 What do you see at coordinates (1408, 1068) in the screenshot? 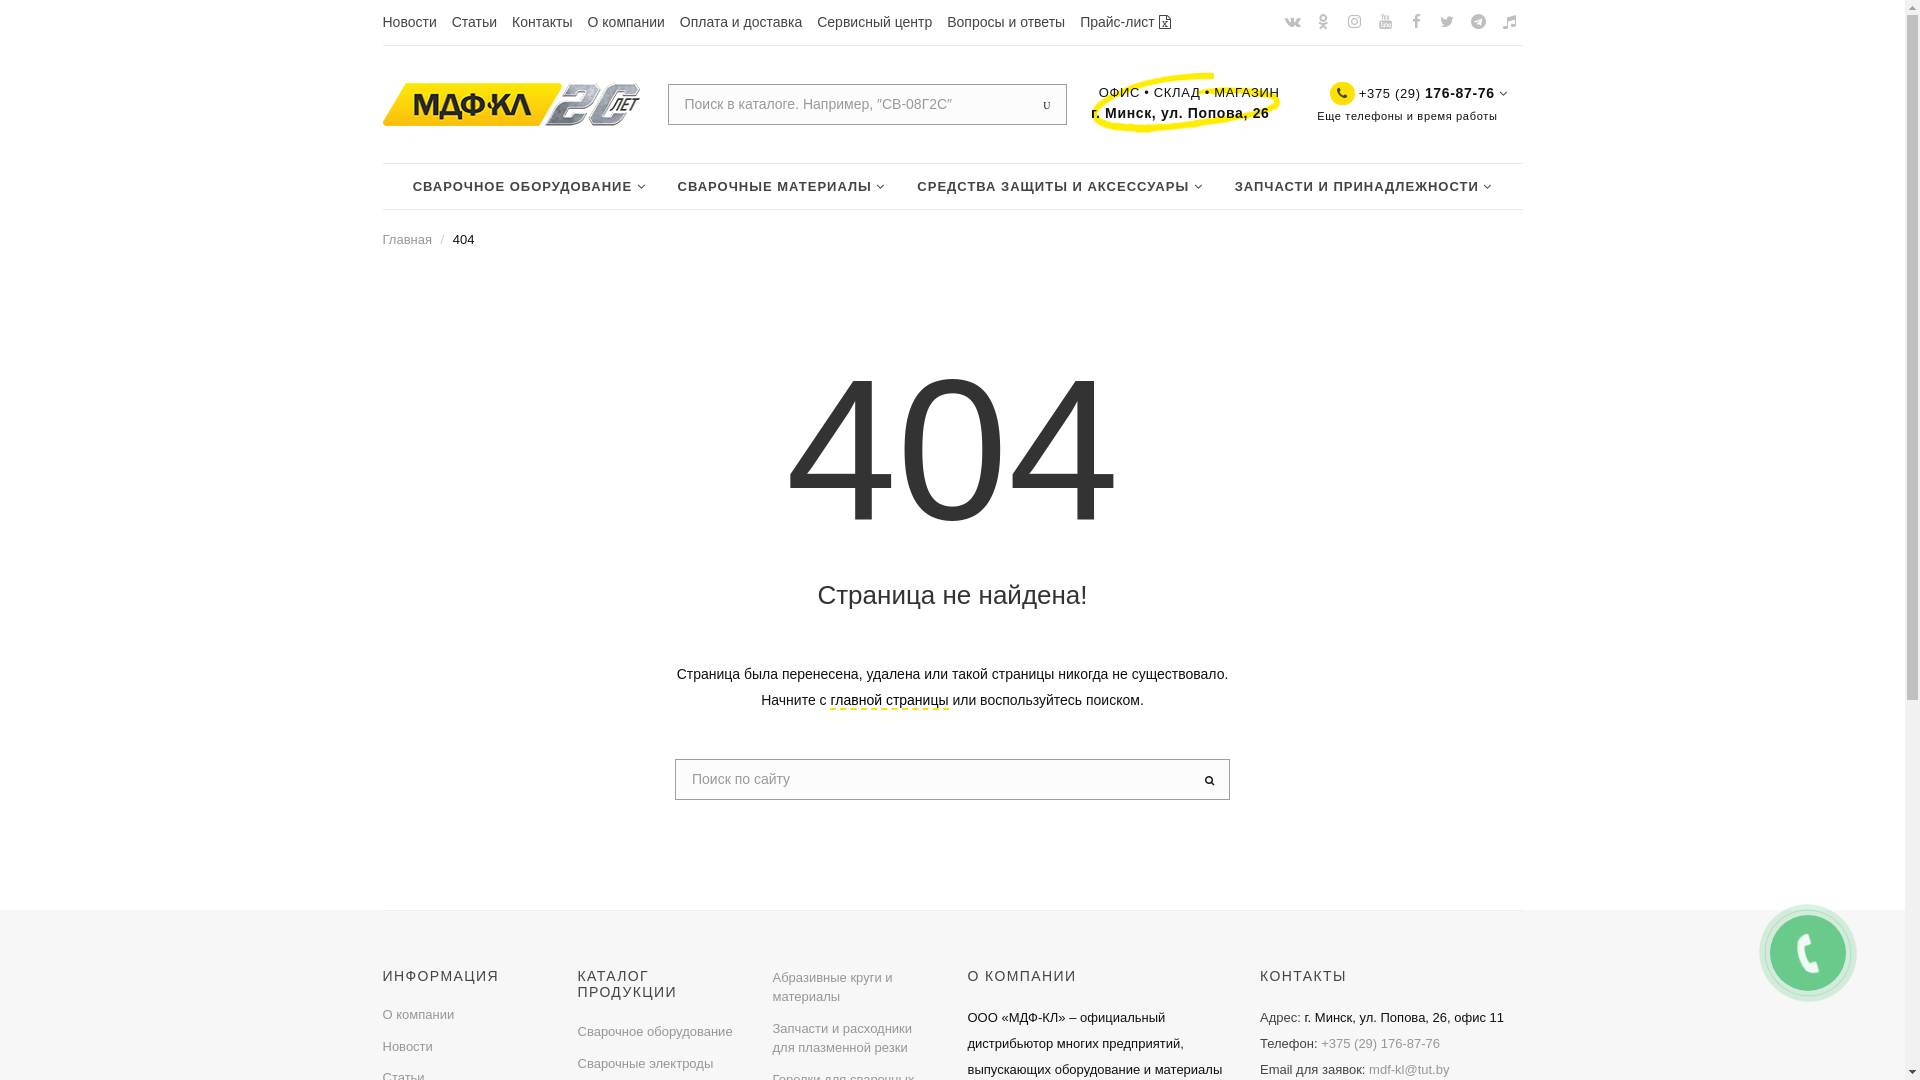
I see `'mdf-kl@tut.by'` at bounding box center [1408, 1068].